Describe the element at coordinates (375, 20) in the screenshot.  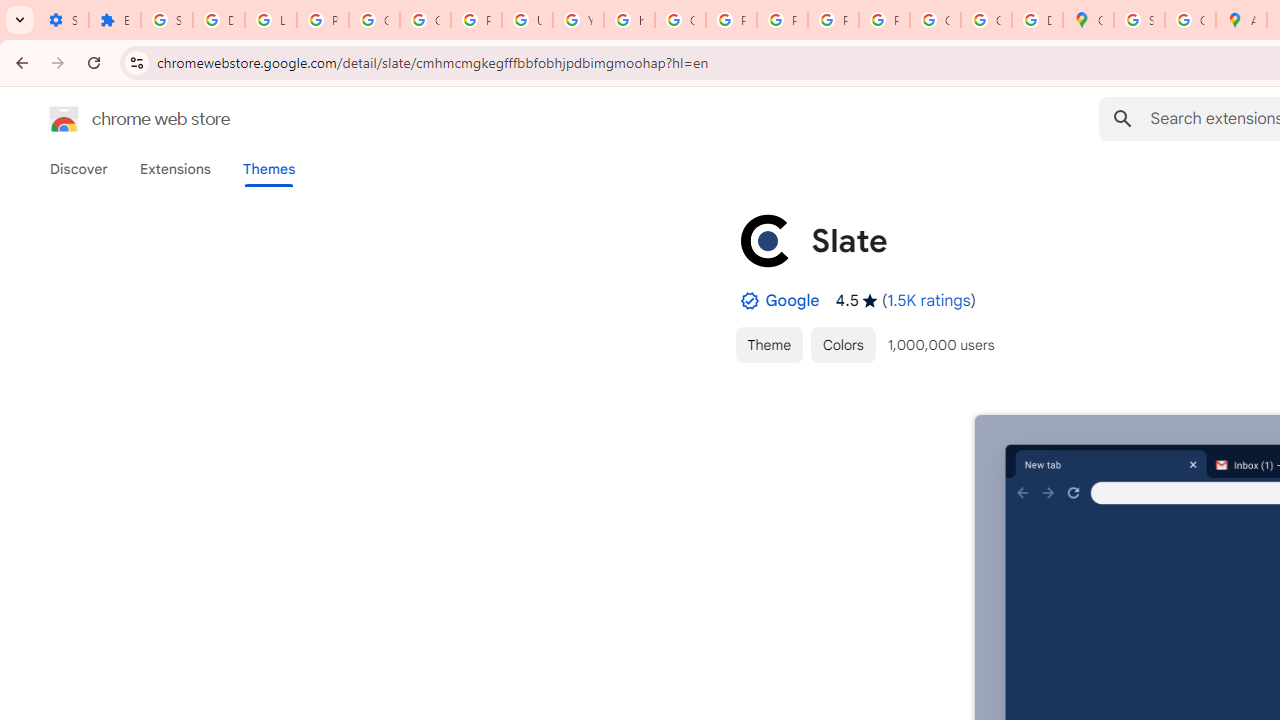
I see `'Google Account Help'` at that location.